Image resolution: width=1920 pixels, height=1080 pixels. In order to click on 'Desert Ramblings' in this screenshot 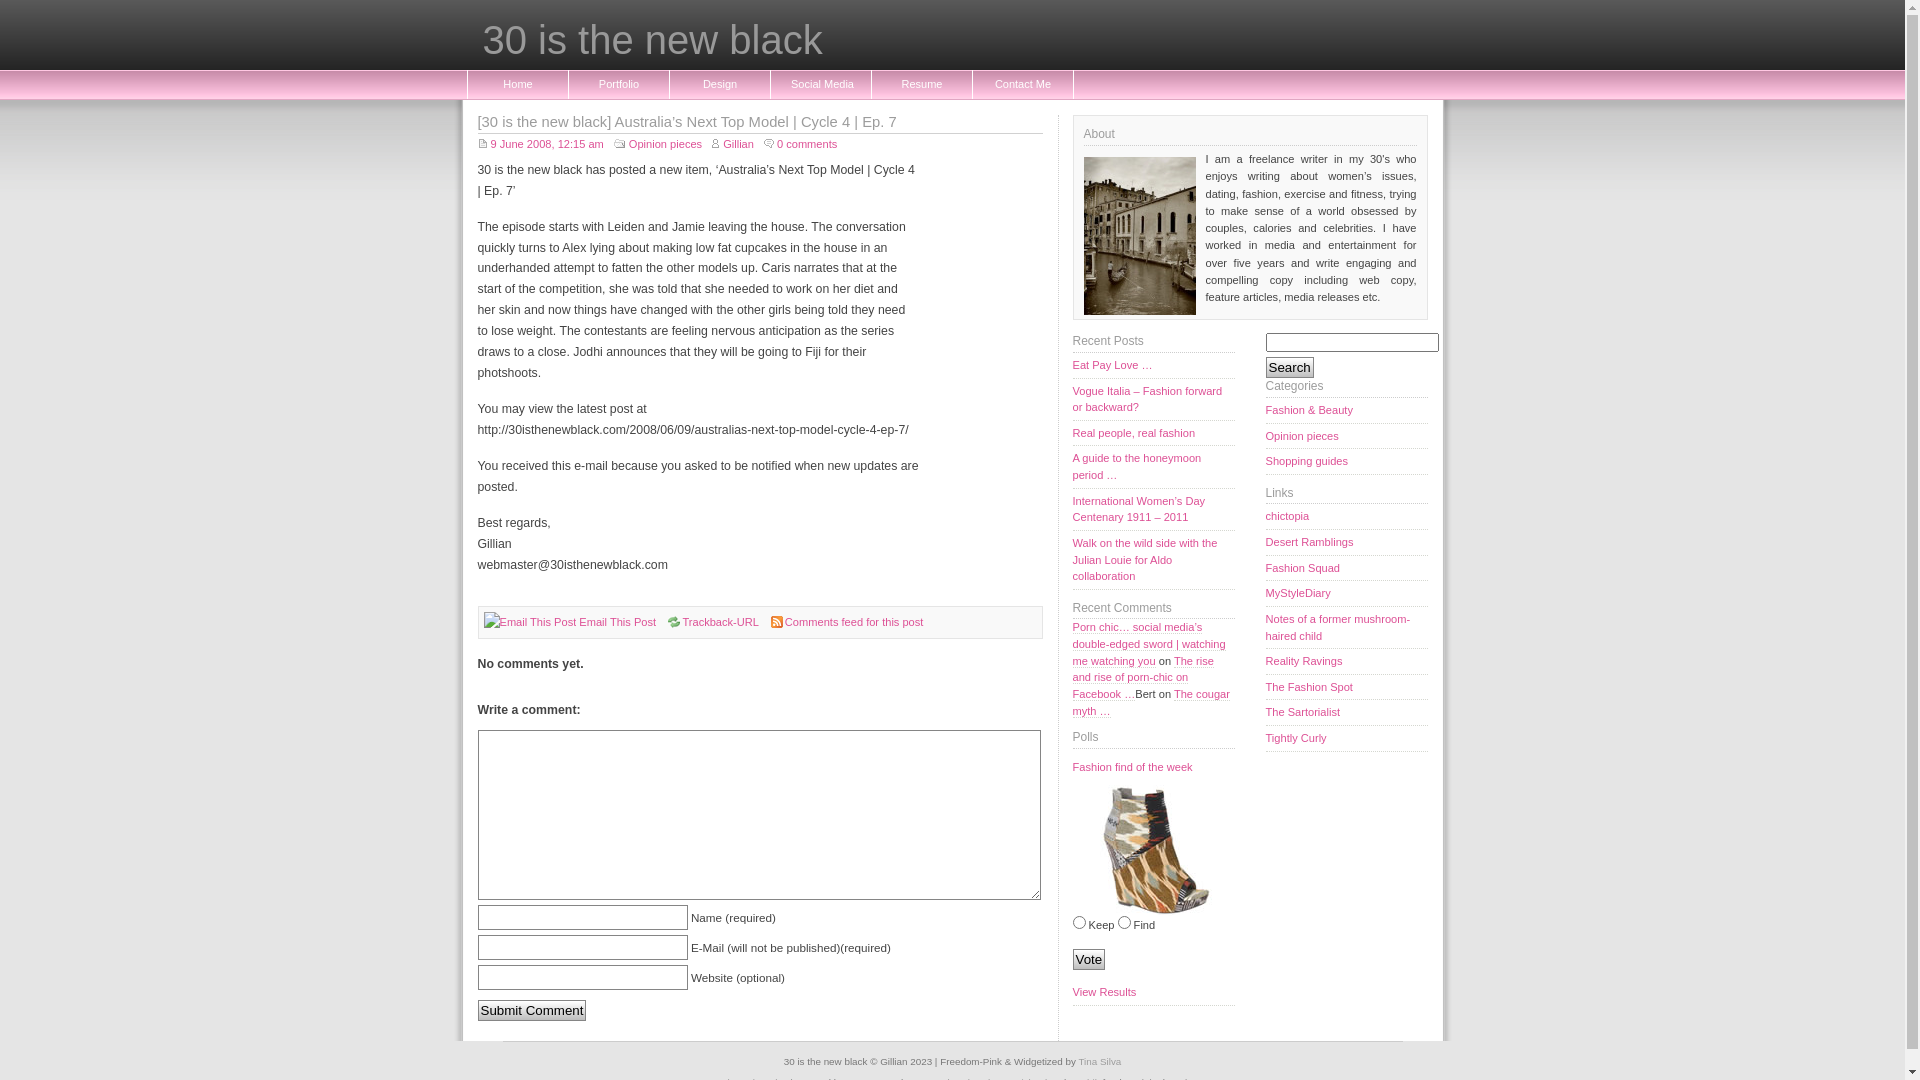, I will do `click(1347, 543)`.